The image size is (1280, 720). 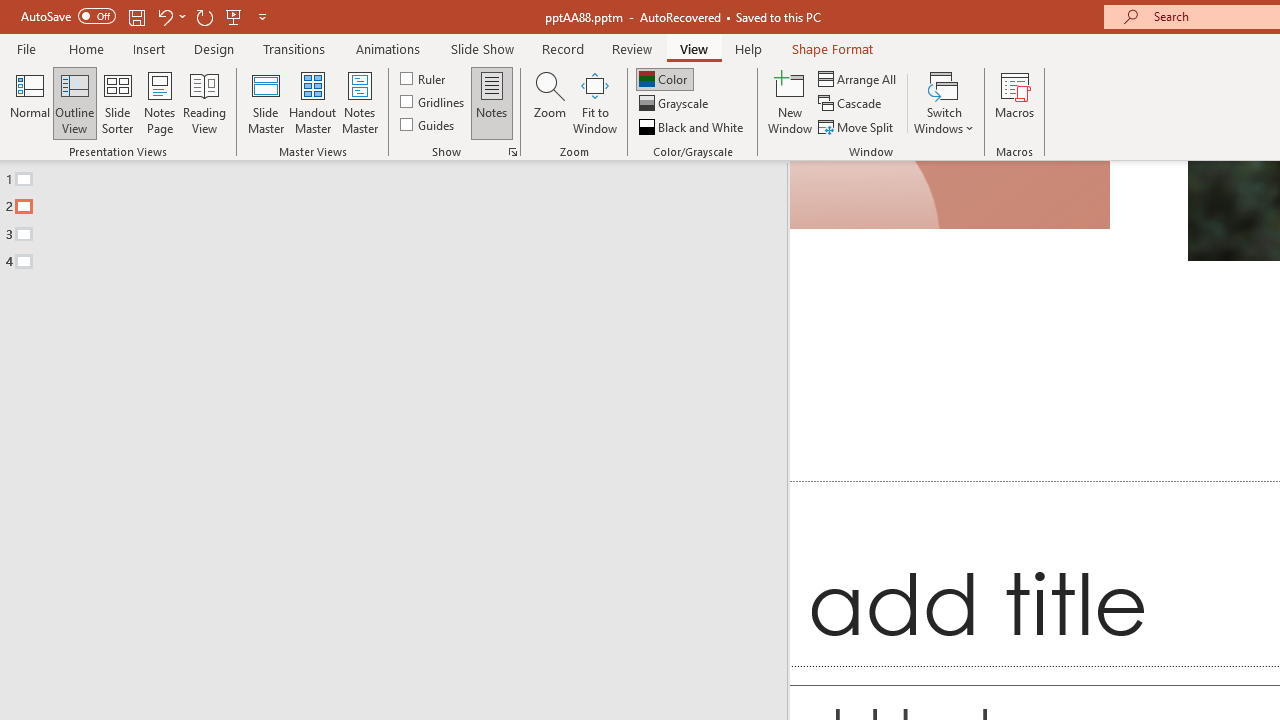 I want to click on 'Notes Page', so click(x=160, y=103).